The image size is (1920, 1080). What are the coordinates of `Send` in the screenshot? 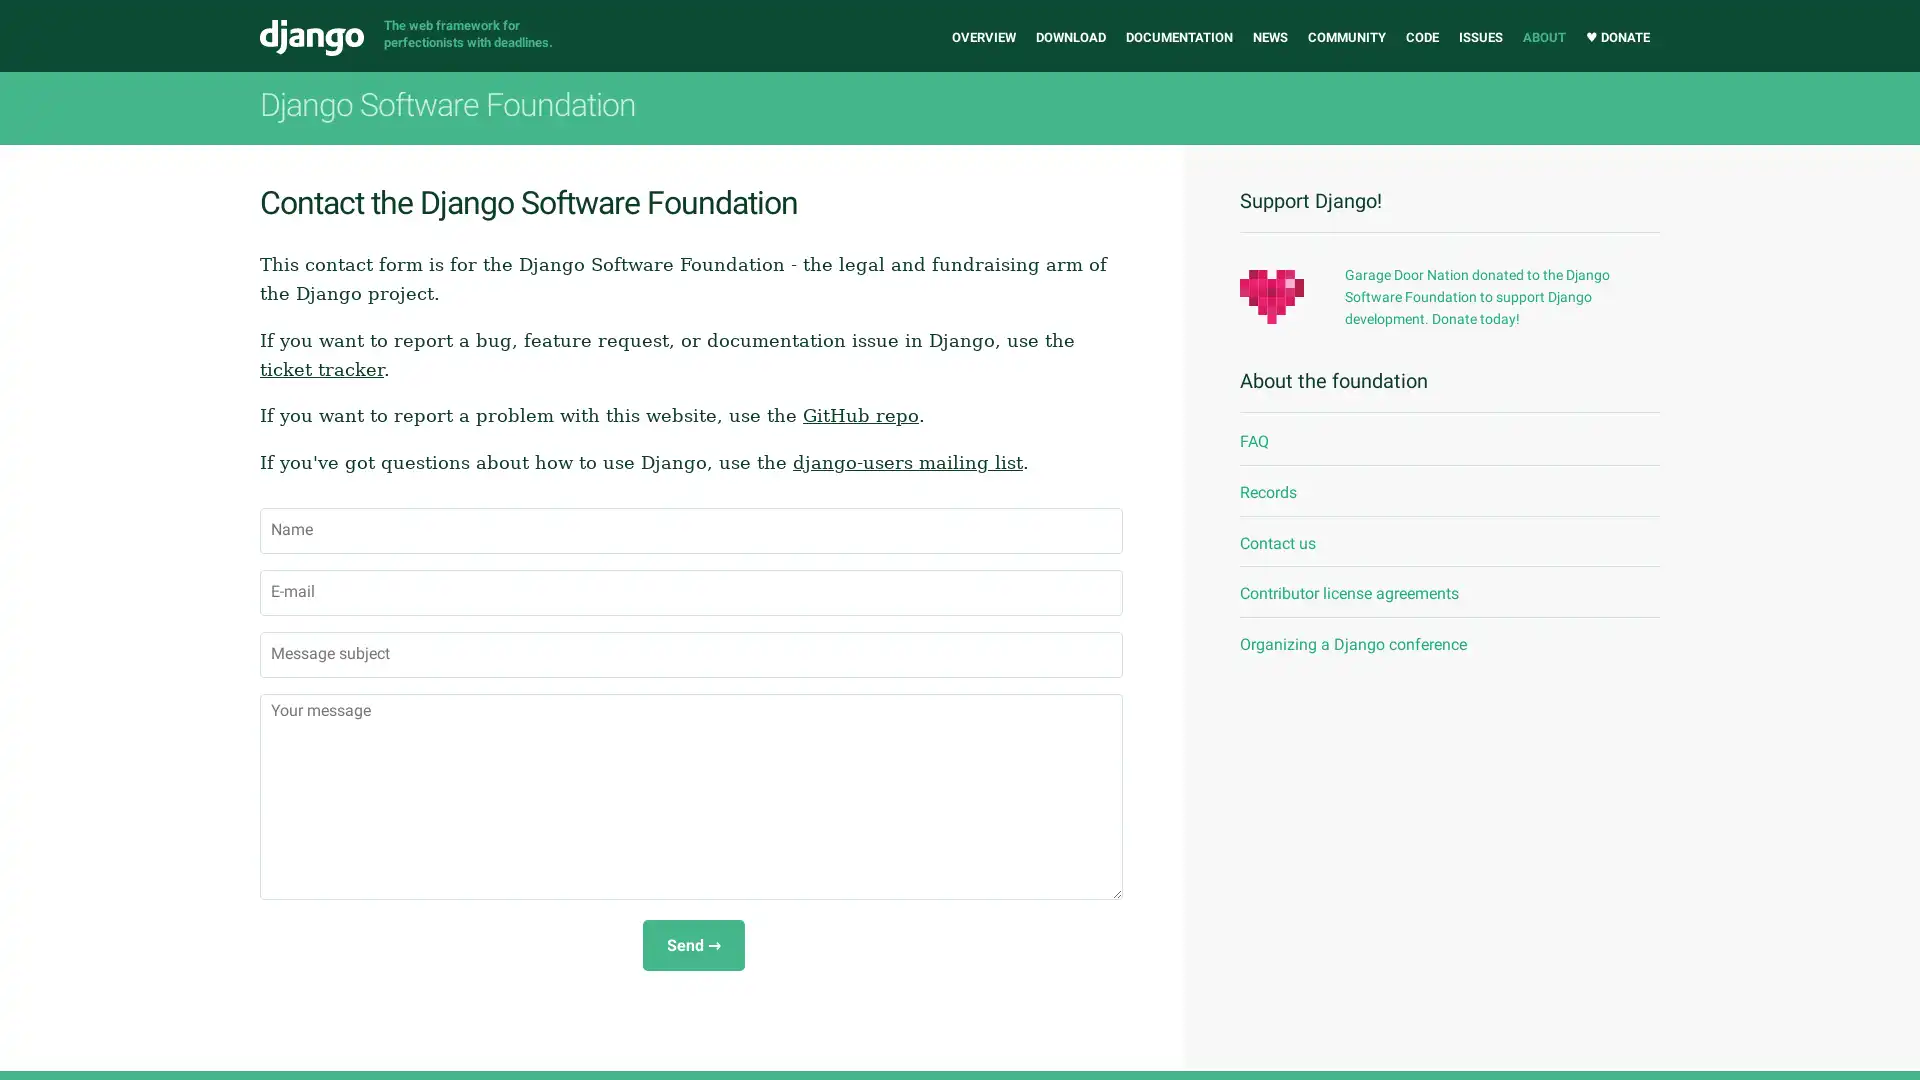 It's located at (694, 944).